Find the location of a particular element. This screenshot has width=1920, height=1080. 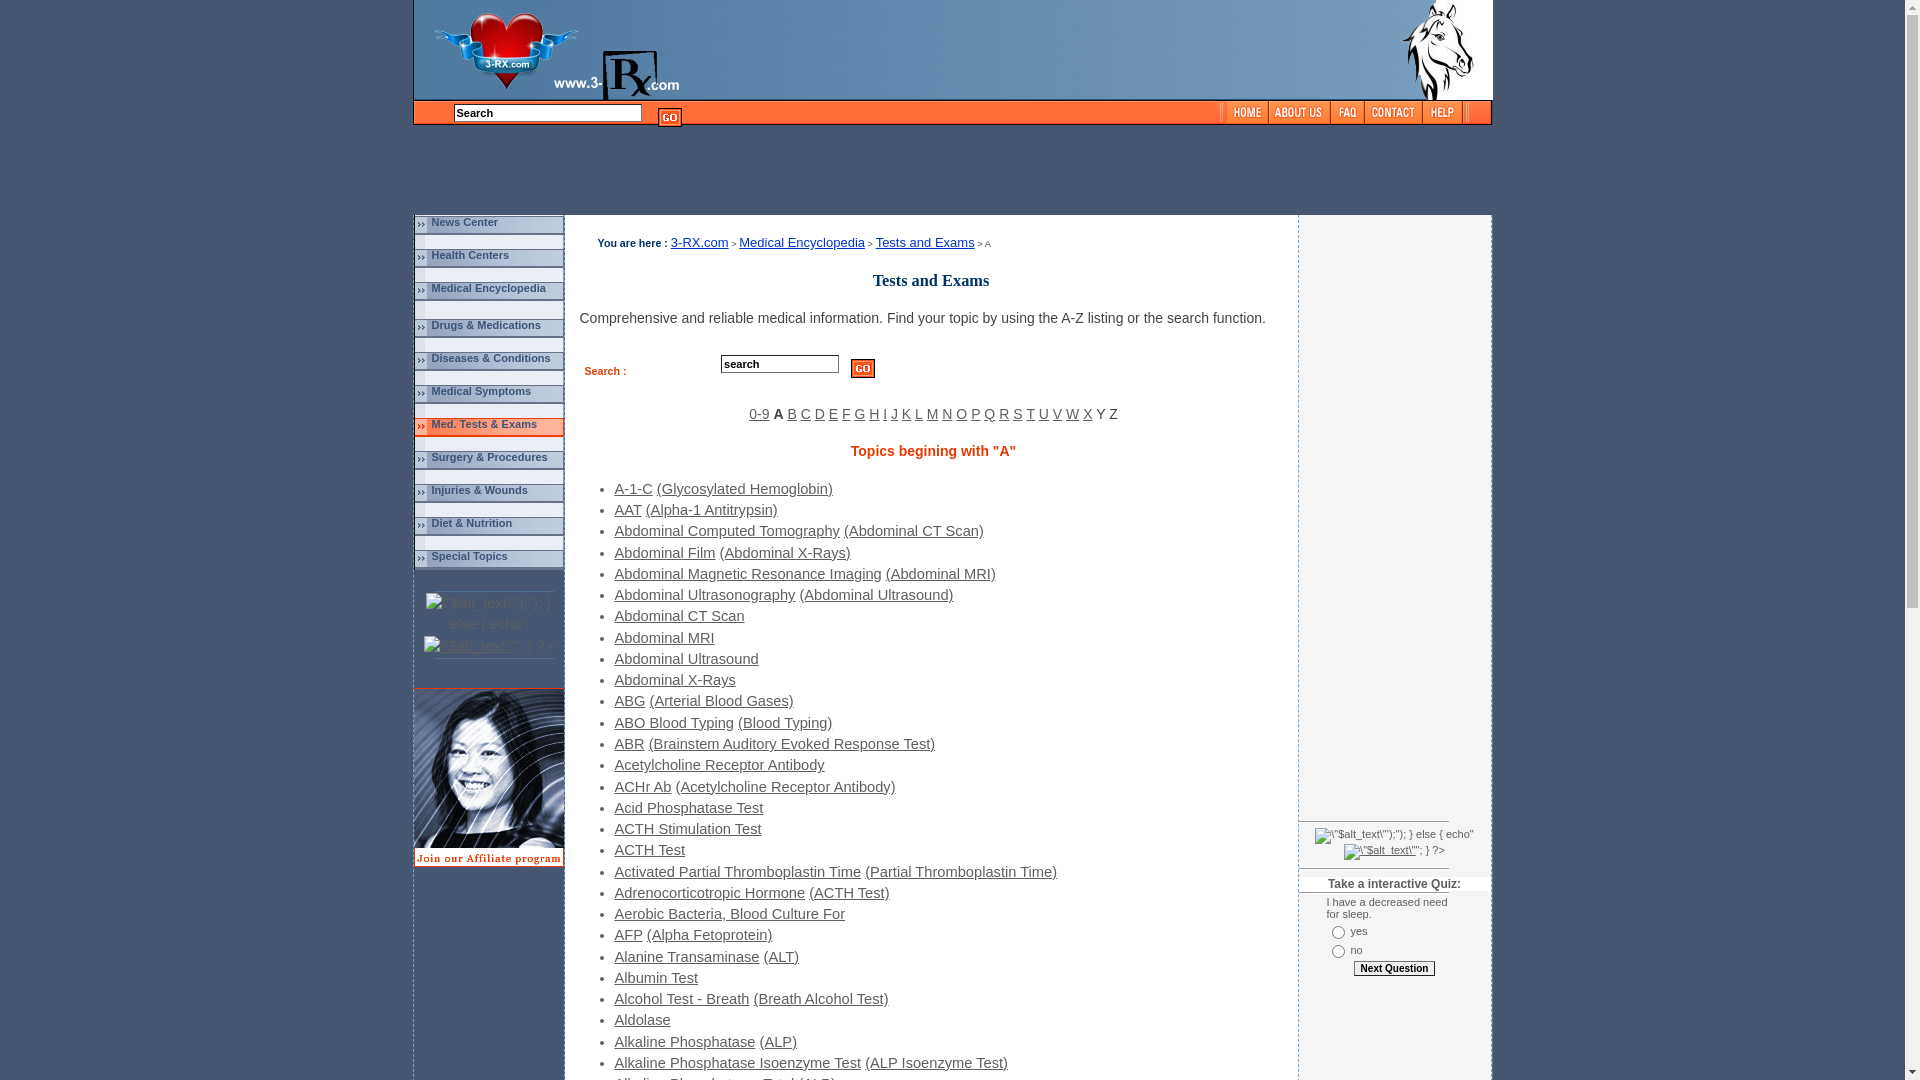

'Alcohol Test - Breath' is located at coordinates (681, 999).